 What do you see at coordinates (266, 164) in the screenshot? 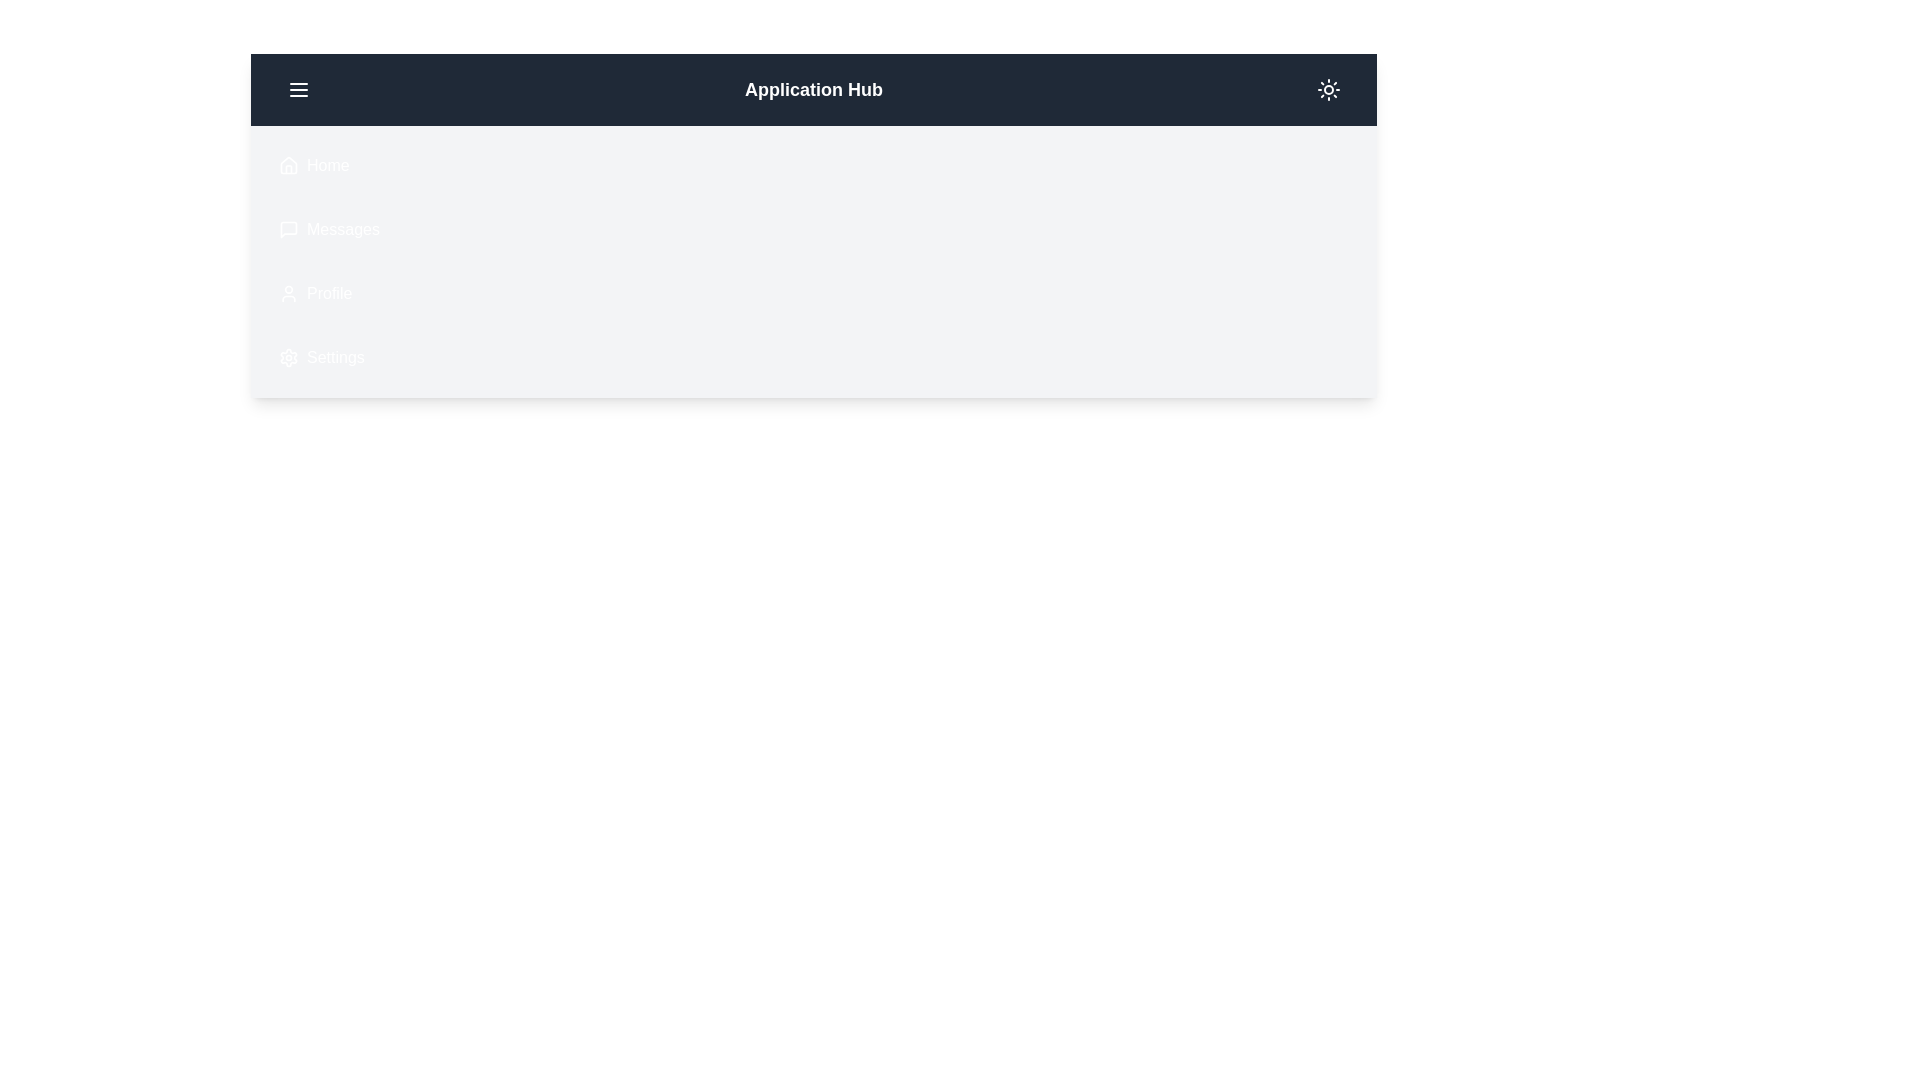
I see `the navigation item Home` at bounding box center [266, 164].